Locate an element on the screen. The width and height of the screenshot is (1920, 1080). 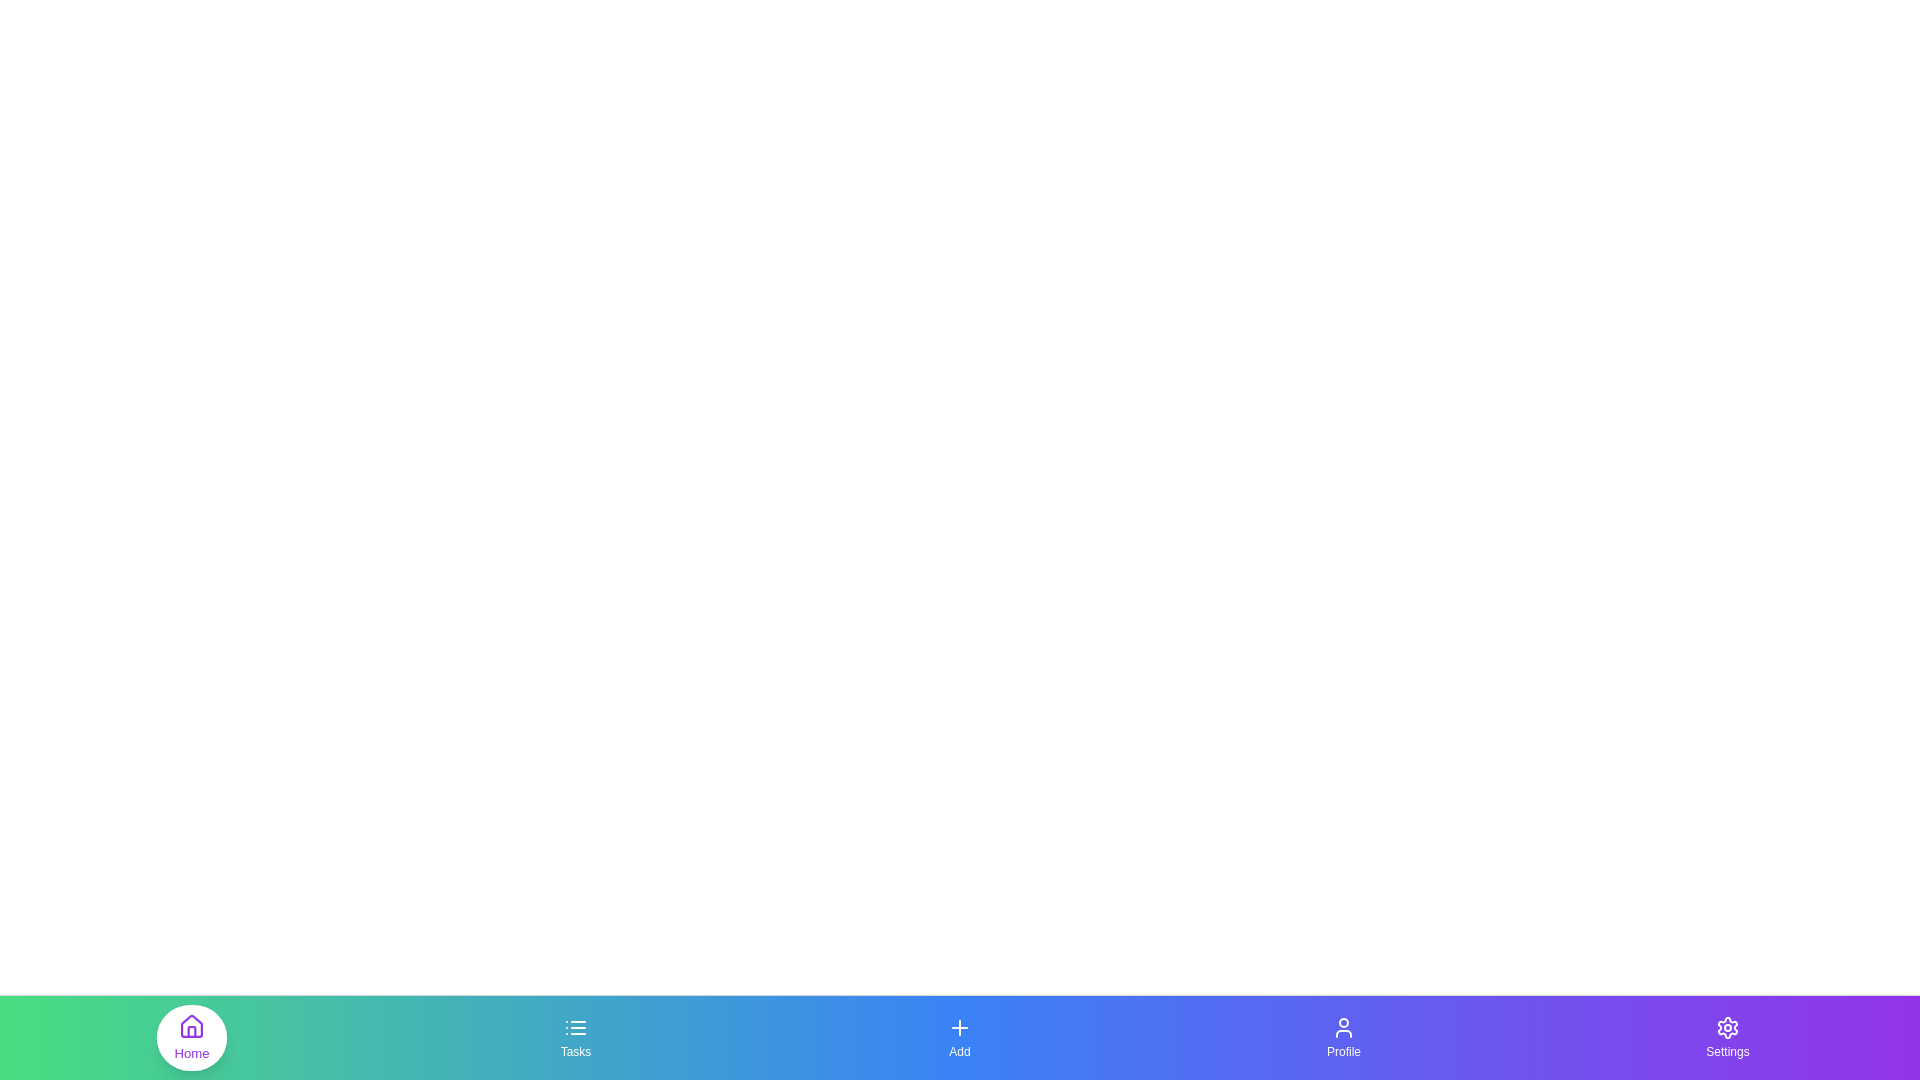
the Settings navigation tab to change the active section is located at coordinates (1727, 1036).